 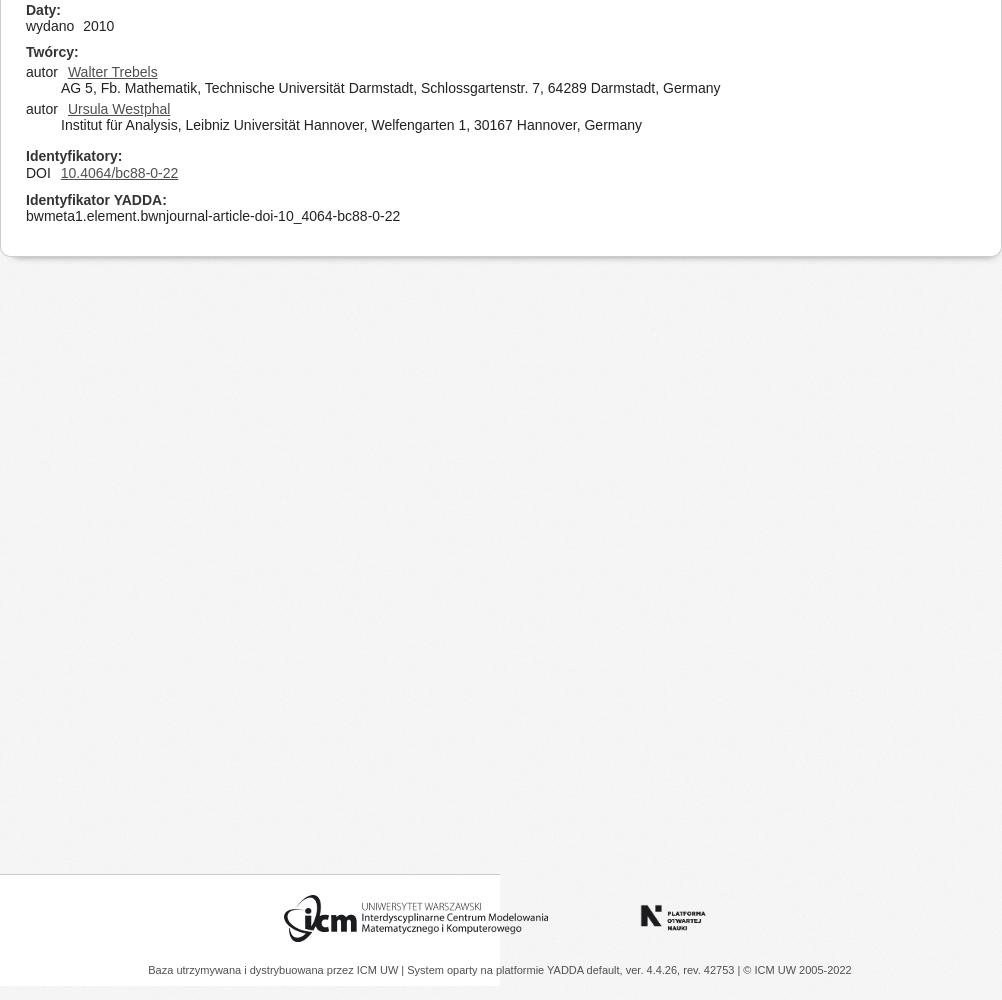 What do you see at coordinates (60, 173) in the screenshot?
I see `'10.4064/bc88-0-22'` at bounding box center [60, 173].